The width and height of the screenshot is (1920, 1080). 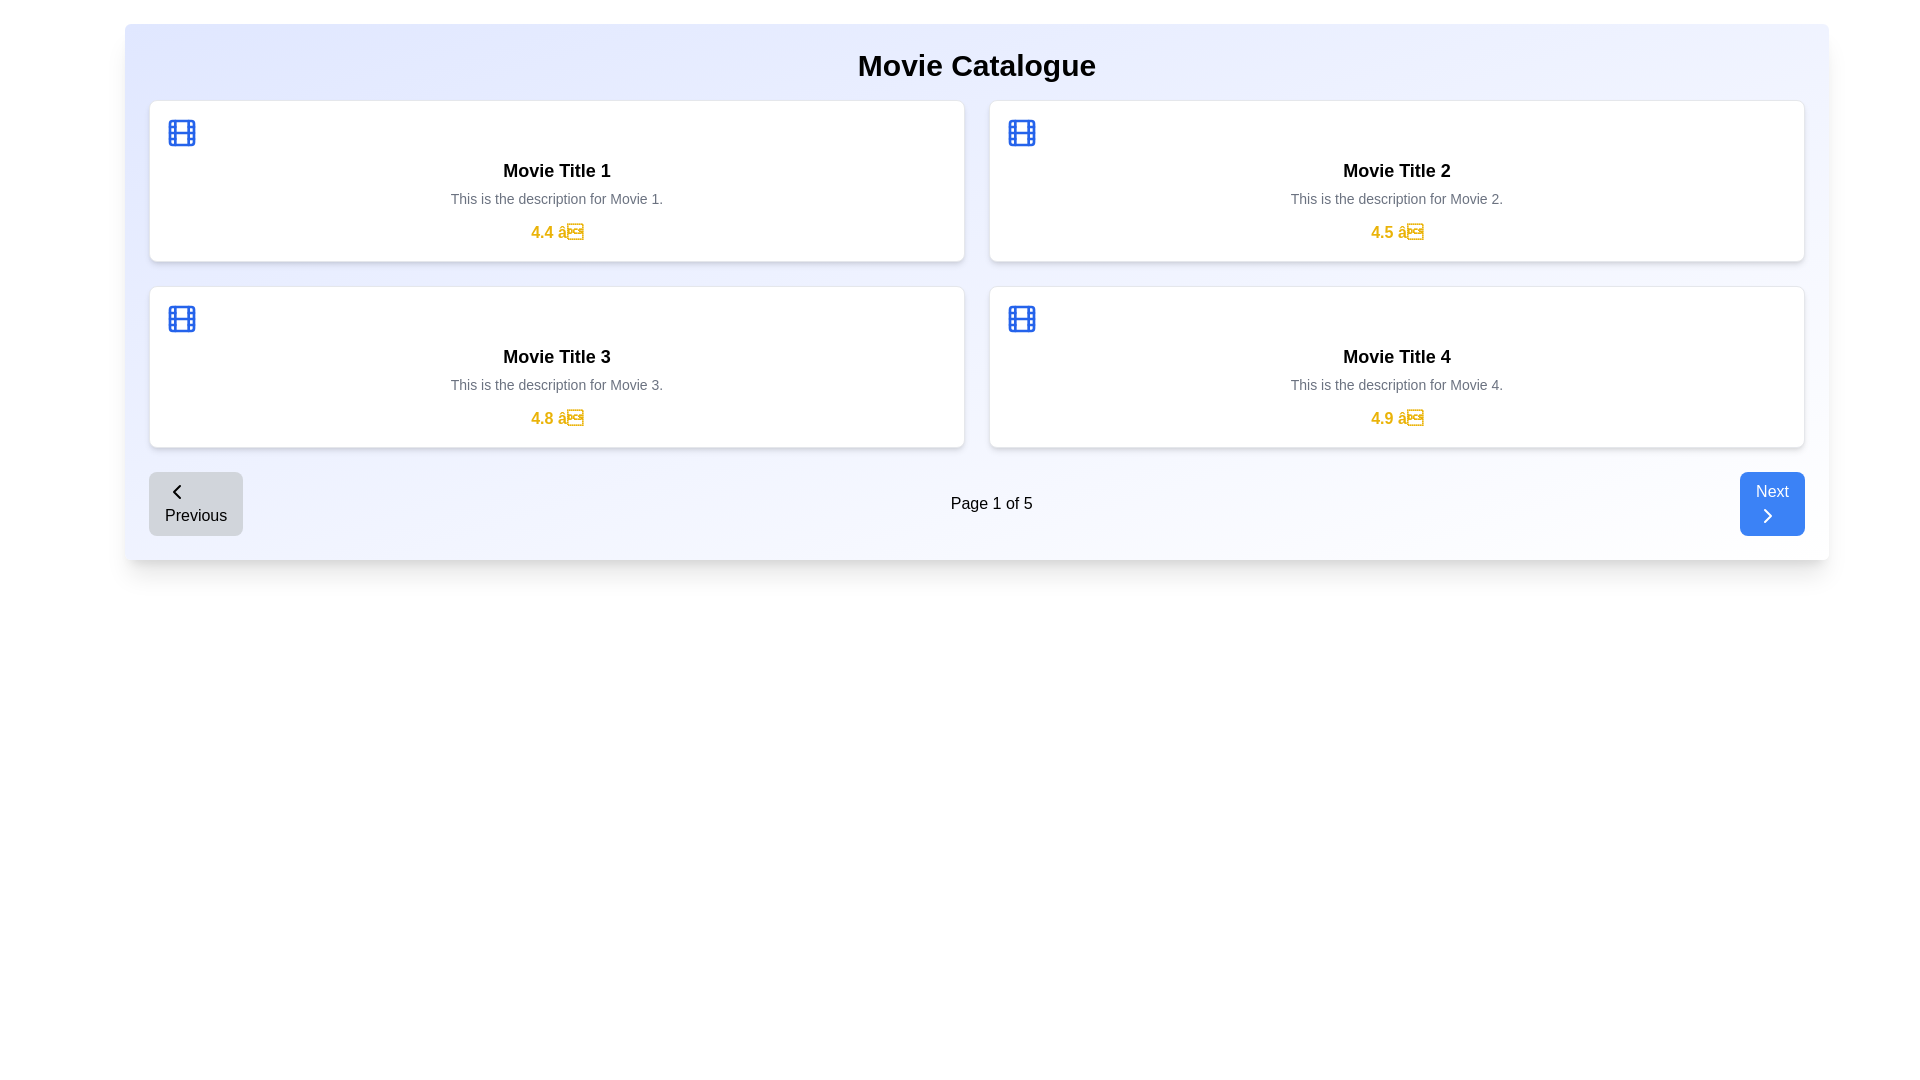 I want to click on the Content card displaying a movie's title, description, and user rating, located in the top-left position of a 2x2 grid layout, so click(x=556, y=181).